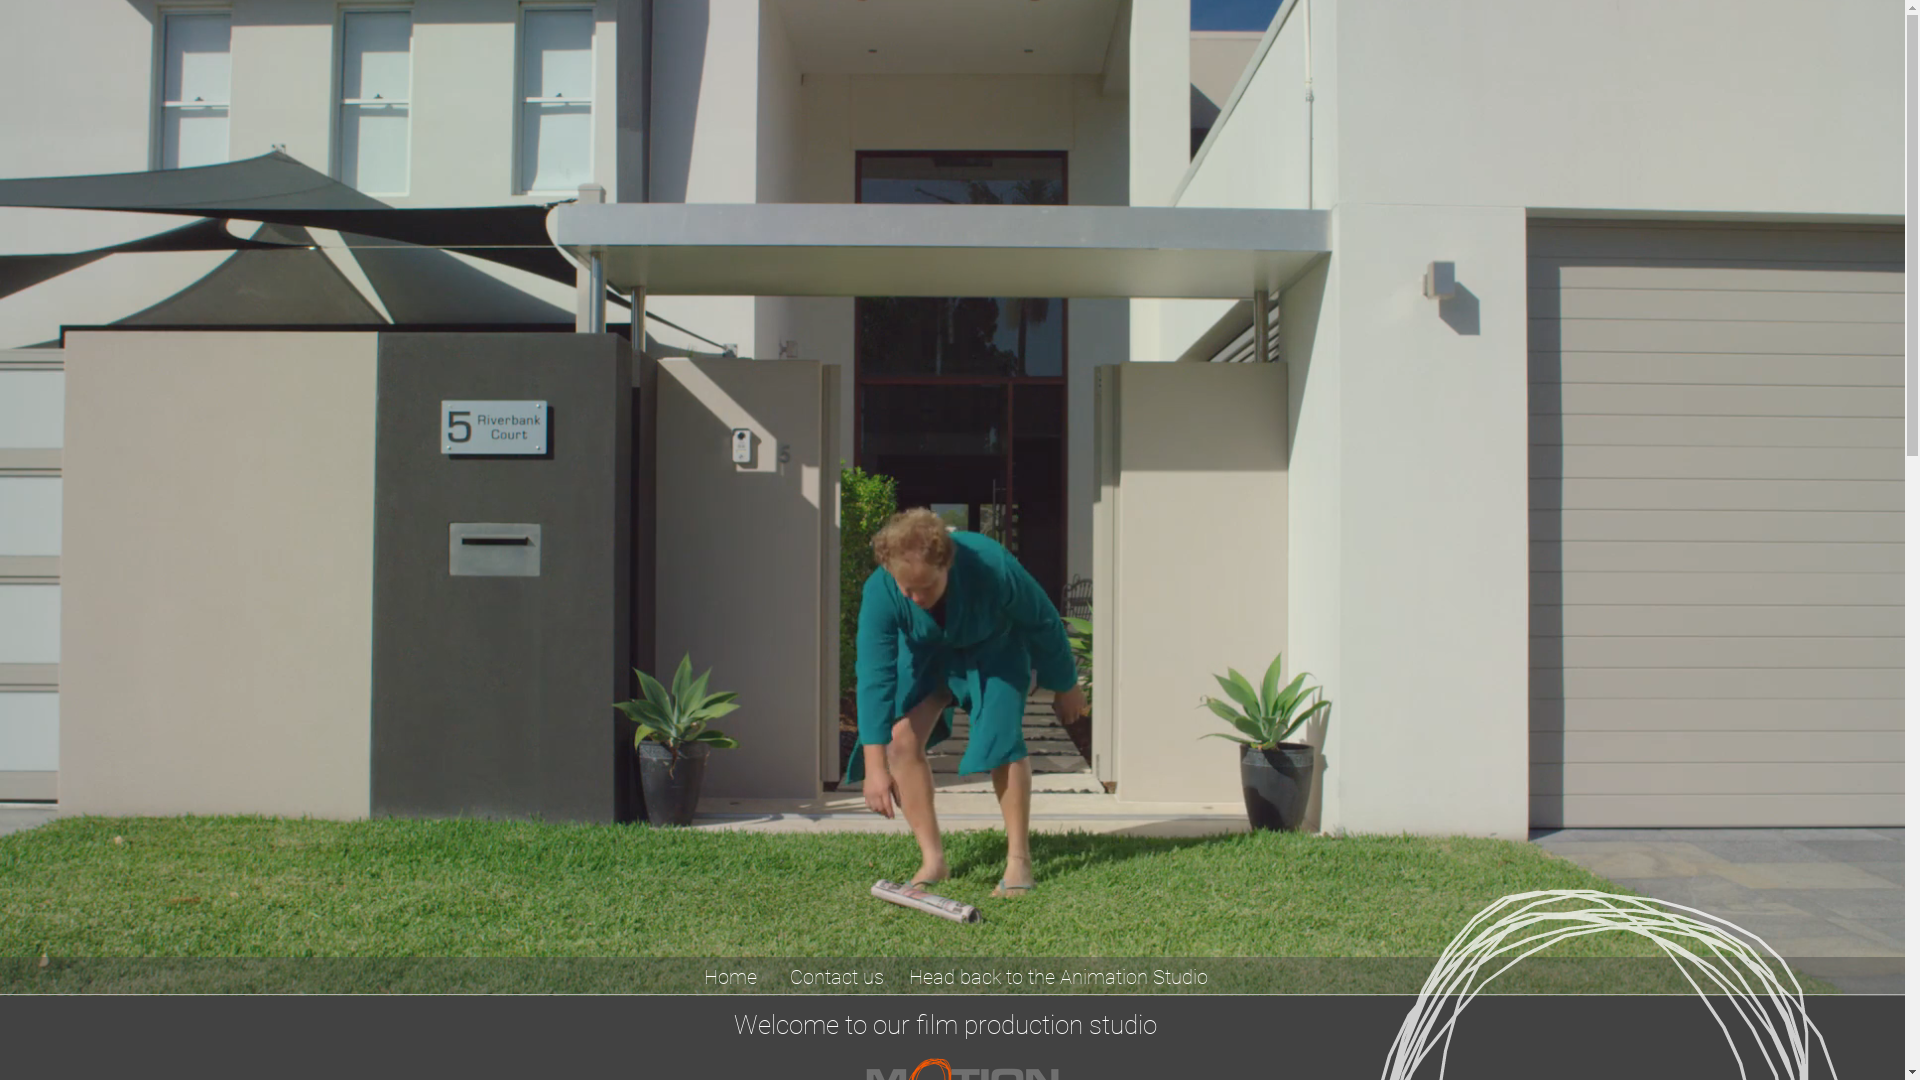 The width and height of the screenshot is (1920, 1080). What do you see at coordinates (1058, 975) in the screenshot?
I see `'Head back to the Animation Studio'` at bounding box center [1058, 975].